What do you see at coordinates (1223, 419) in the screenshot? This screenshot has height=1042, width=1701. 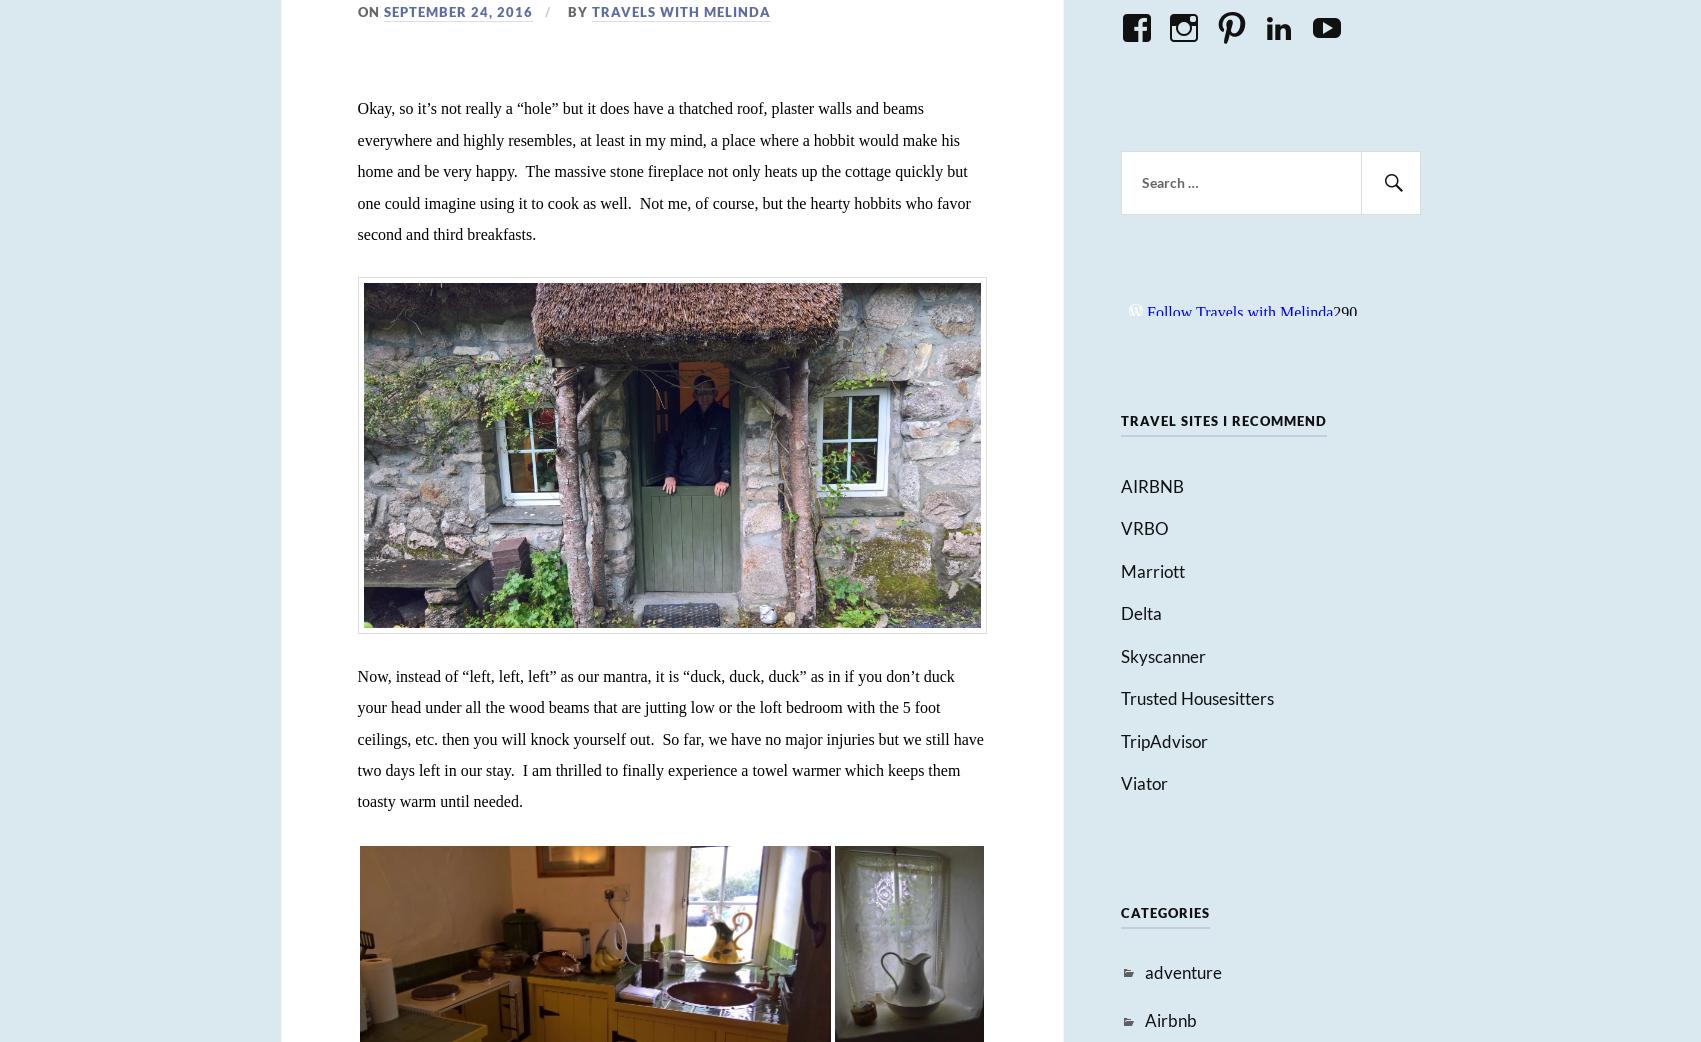 I see `'Travel Sites I Recommend'` at bounding box center [1223, 419].